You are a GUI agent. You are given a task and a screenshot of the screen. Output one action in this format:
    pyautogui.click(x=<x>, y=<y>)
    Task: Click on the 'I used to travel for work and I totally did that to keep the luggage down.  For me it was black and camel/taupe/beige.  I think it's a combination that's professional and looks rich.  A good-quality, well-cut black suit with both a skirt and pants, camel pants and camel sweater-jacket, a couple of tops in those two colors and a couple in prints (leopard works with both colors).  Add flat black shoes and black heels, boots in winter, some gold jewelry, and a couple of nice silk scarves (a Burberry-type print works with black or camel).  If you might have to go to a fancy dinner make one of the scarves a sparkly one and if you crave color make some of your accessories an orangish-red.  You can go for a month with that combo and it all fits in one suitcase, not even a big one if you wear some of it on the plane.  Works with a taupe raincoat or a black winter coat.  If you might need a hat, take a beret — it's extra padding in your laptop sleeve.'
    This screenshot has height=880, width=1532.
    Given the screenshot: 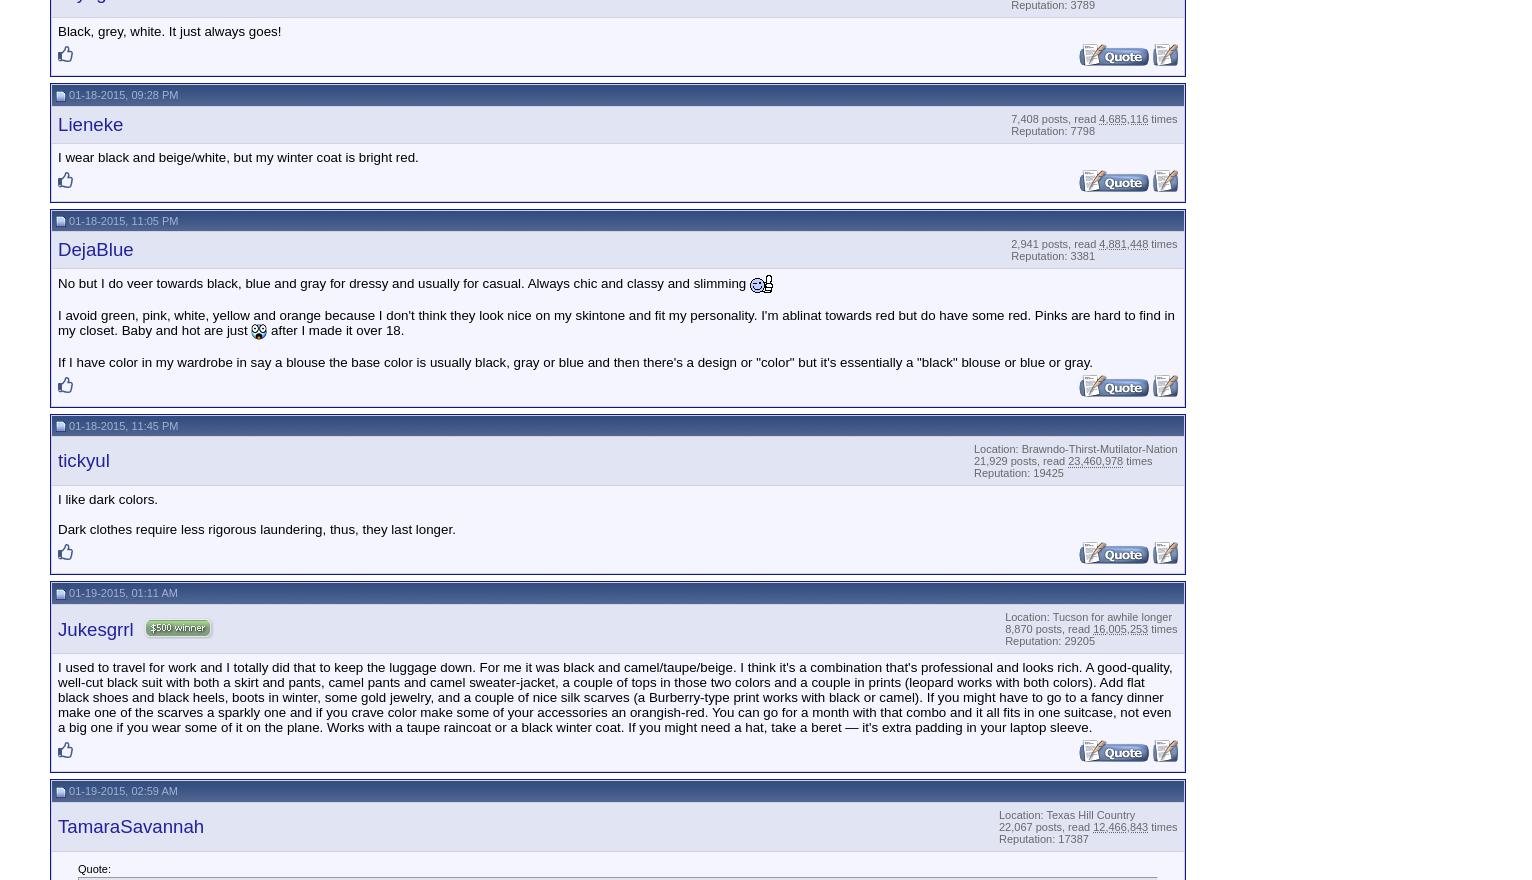 What is the action you would take?
    pyautogui.click(x=614, y=696)
    